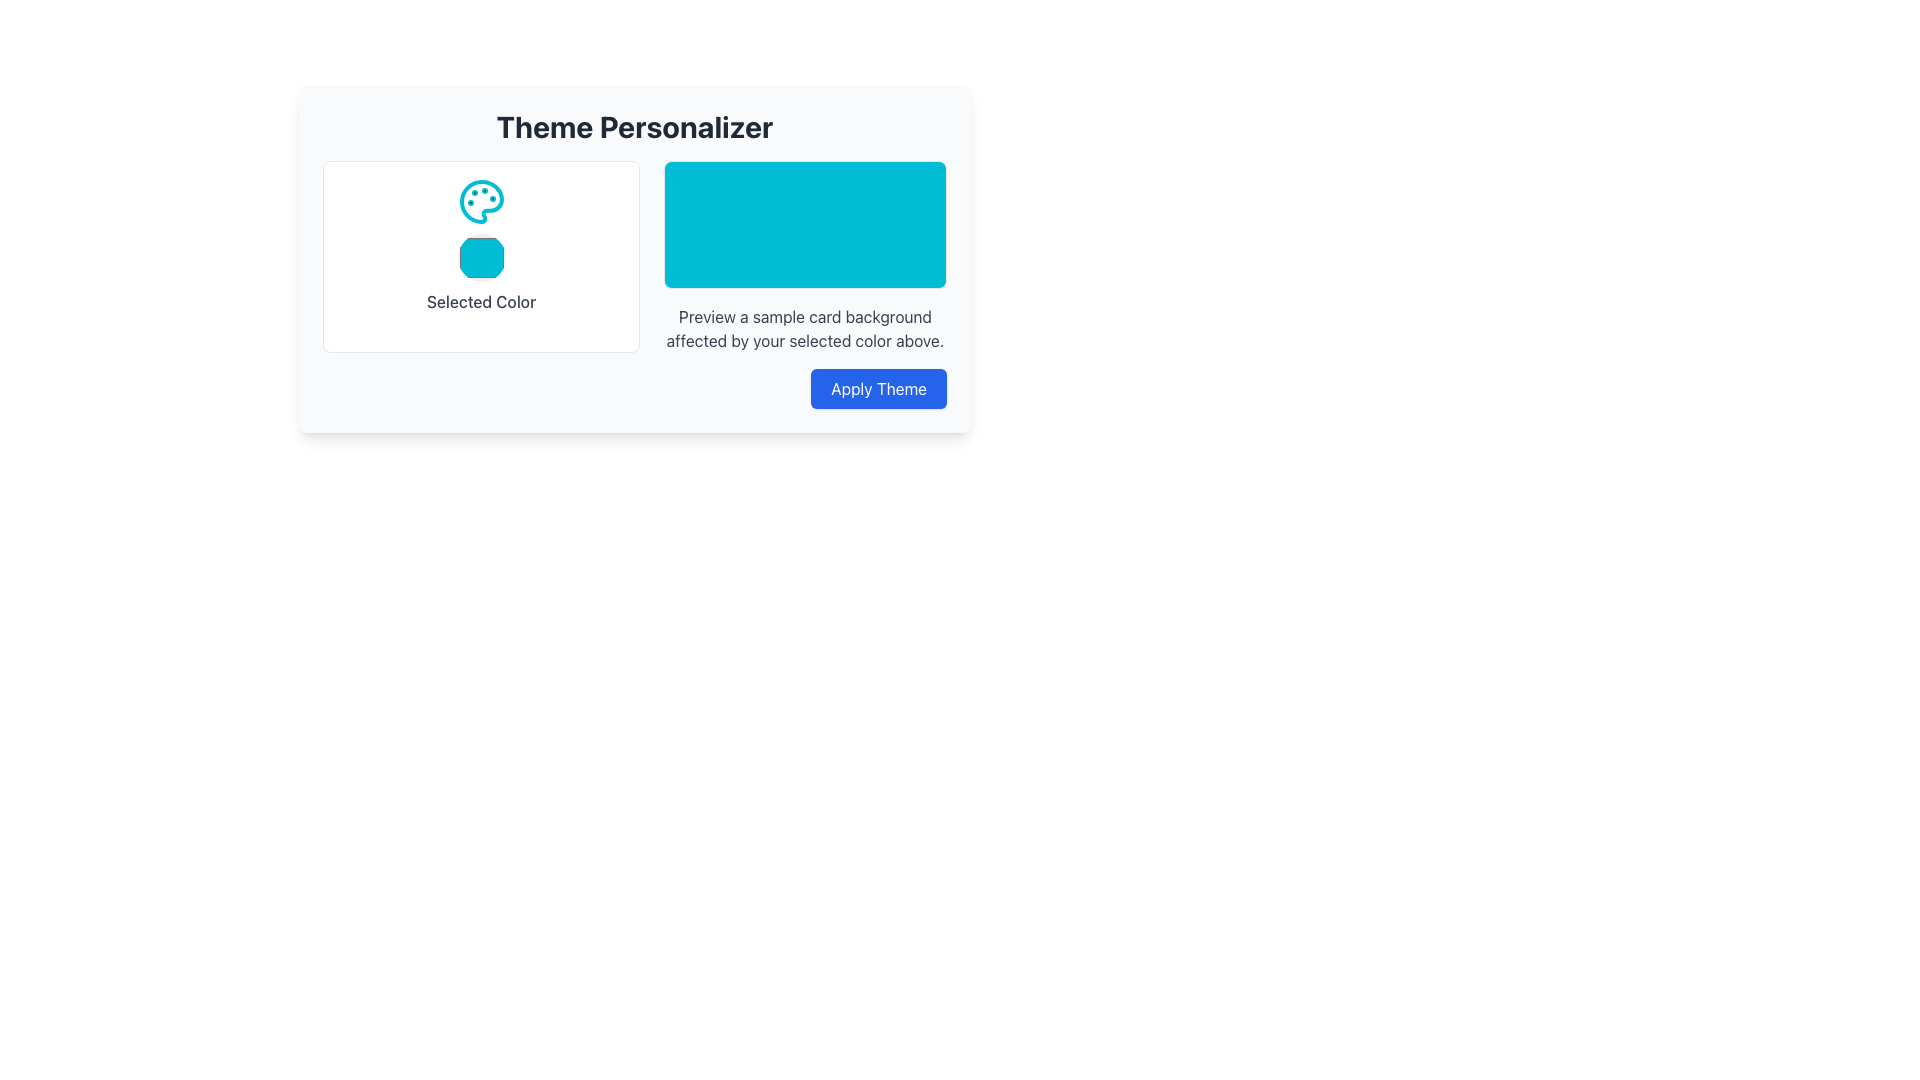 The height and width of the screenshot is (1080, 1920). I want to click on the Text Label that indicates the selection status of the color preview above it, located in the left section of the card layout, so click(481, 301).